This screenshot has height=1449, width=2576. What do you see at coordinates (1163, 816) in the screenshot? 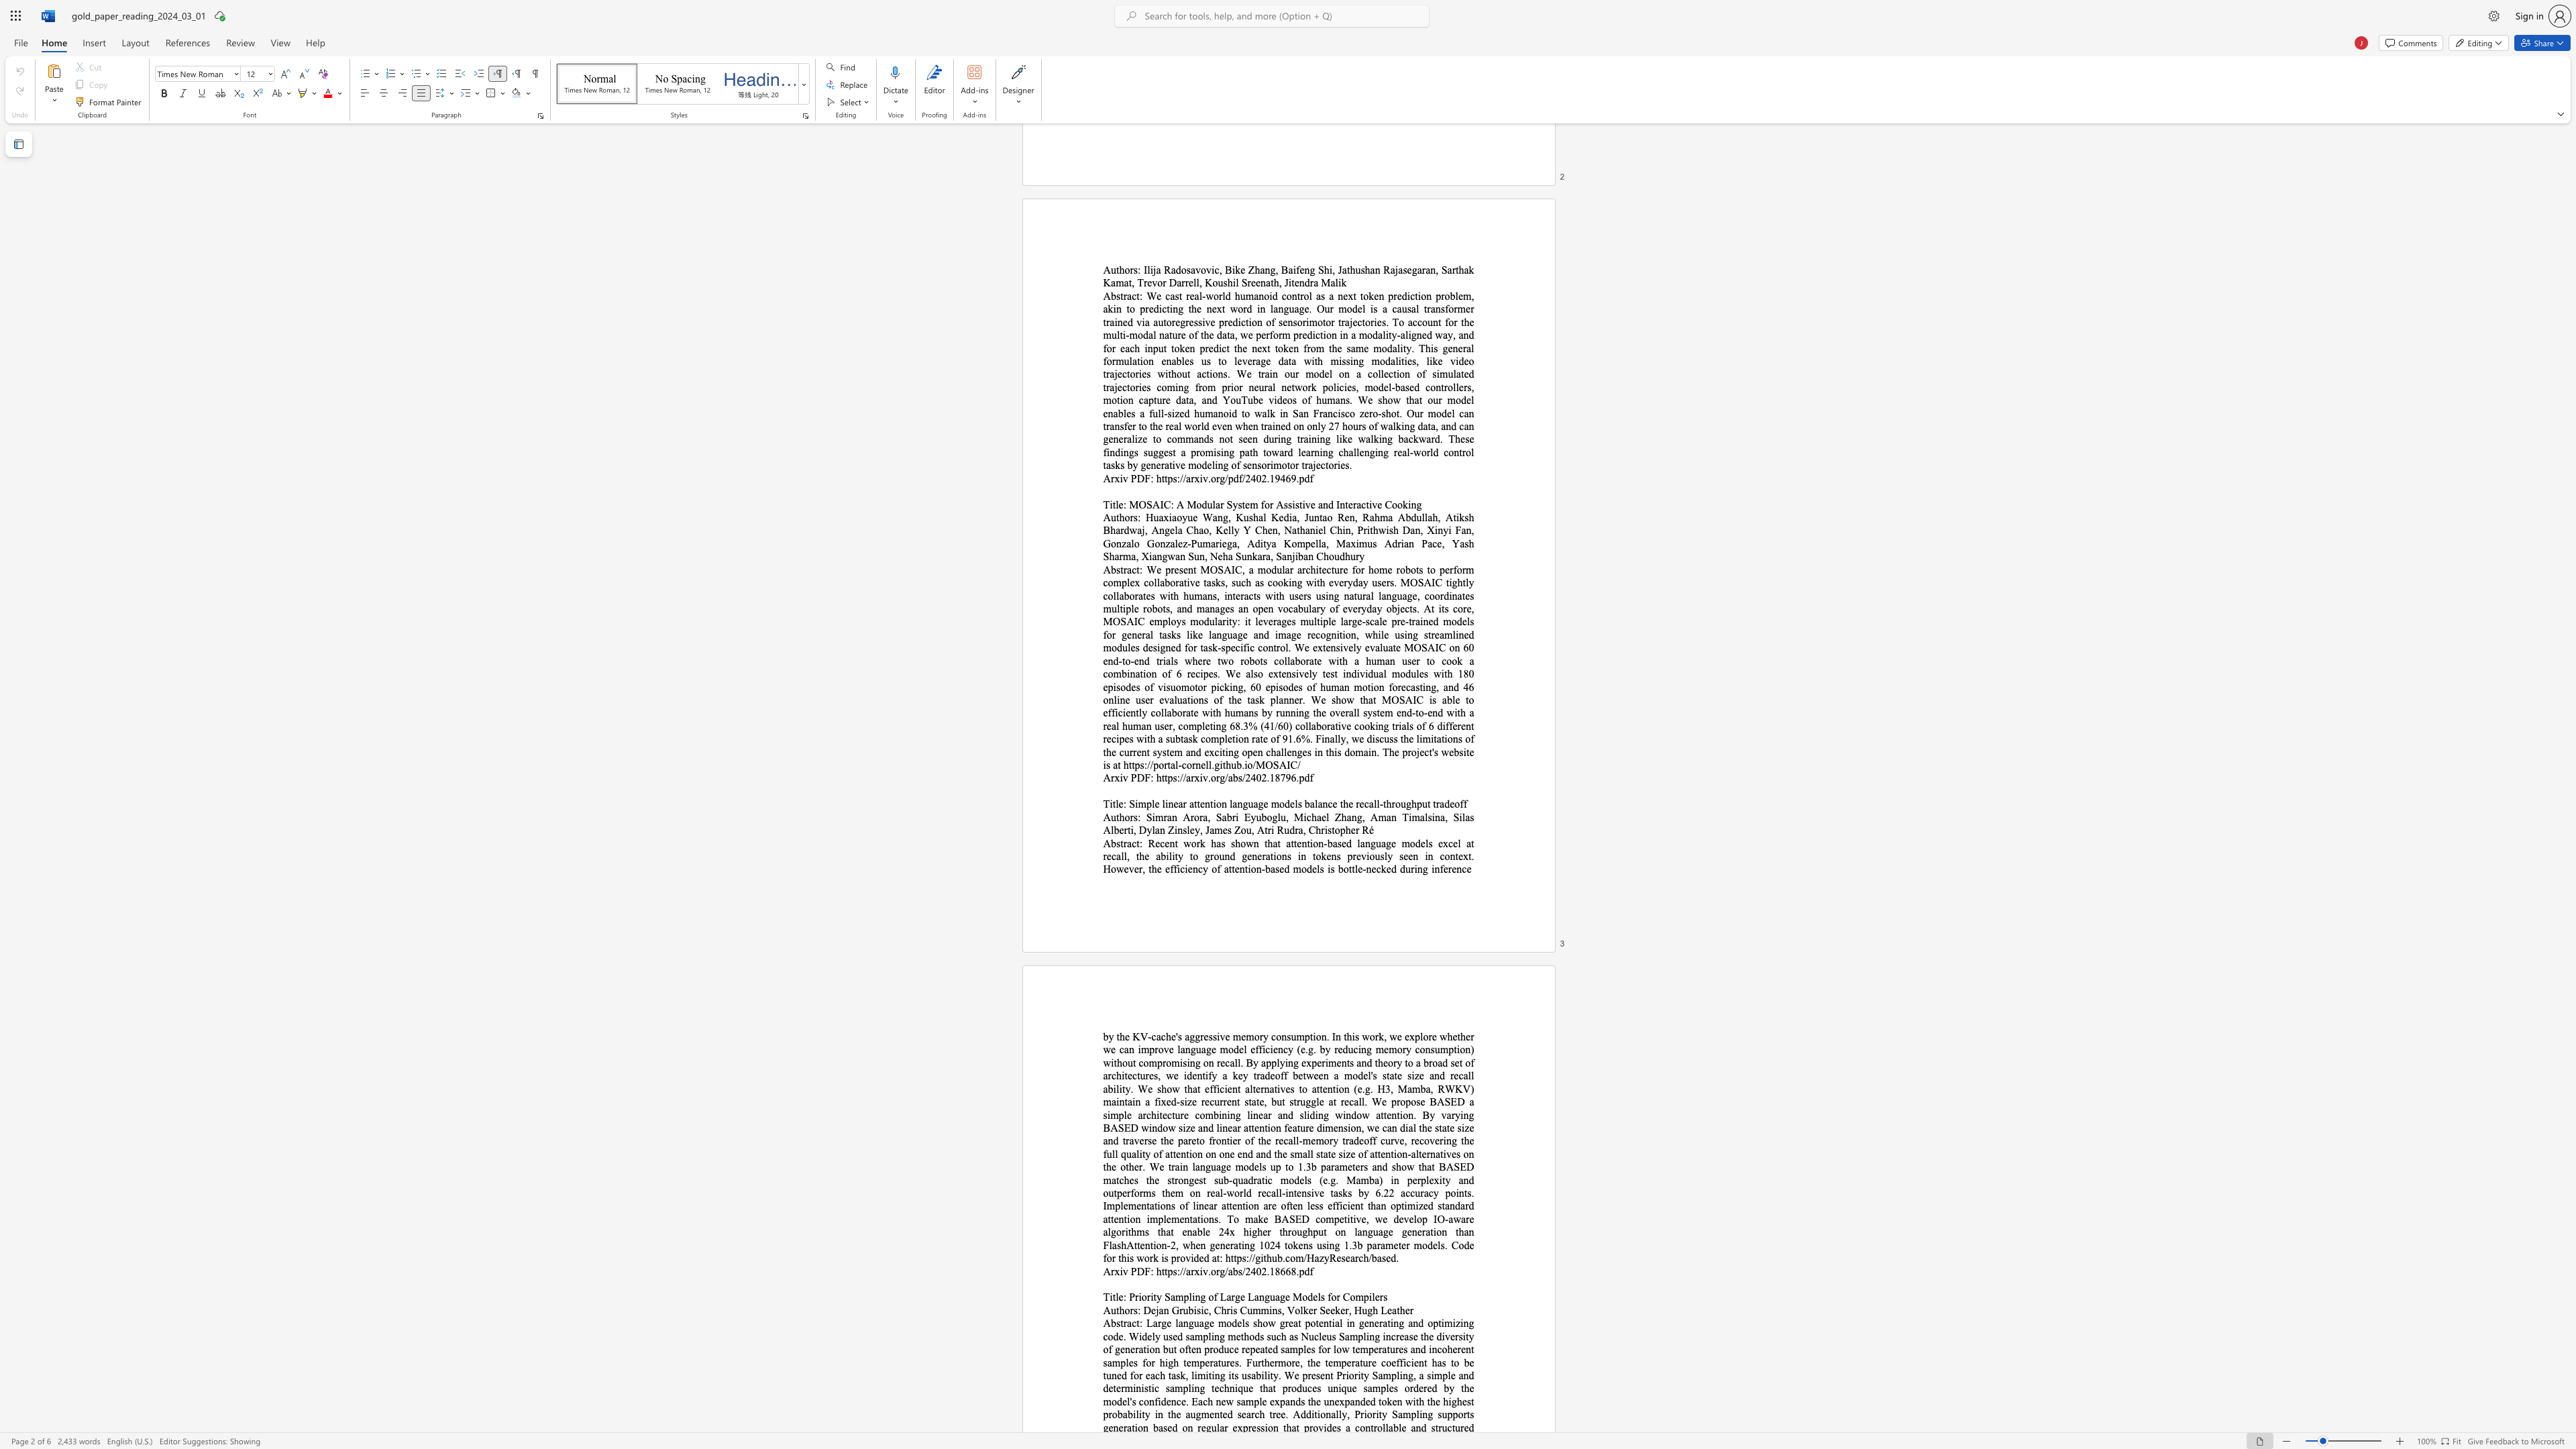
I see `the subset text "ran Arora, Sabri Eyuboglu, Michael Zhang, Aman Timalsin" within the text "Simran Arora, Sabri Eyuboglu, Michael Zhang, Aman Timalsina, Silas Alberti, Dylan Zinsley, James Zou, Atri Rudra, Christopher Ré"` at bounding box center [1163, 816].